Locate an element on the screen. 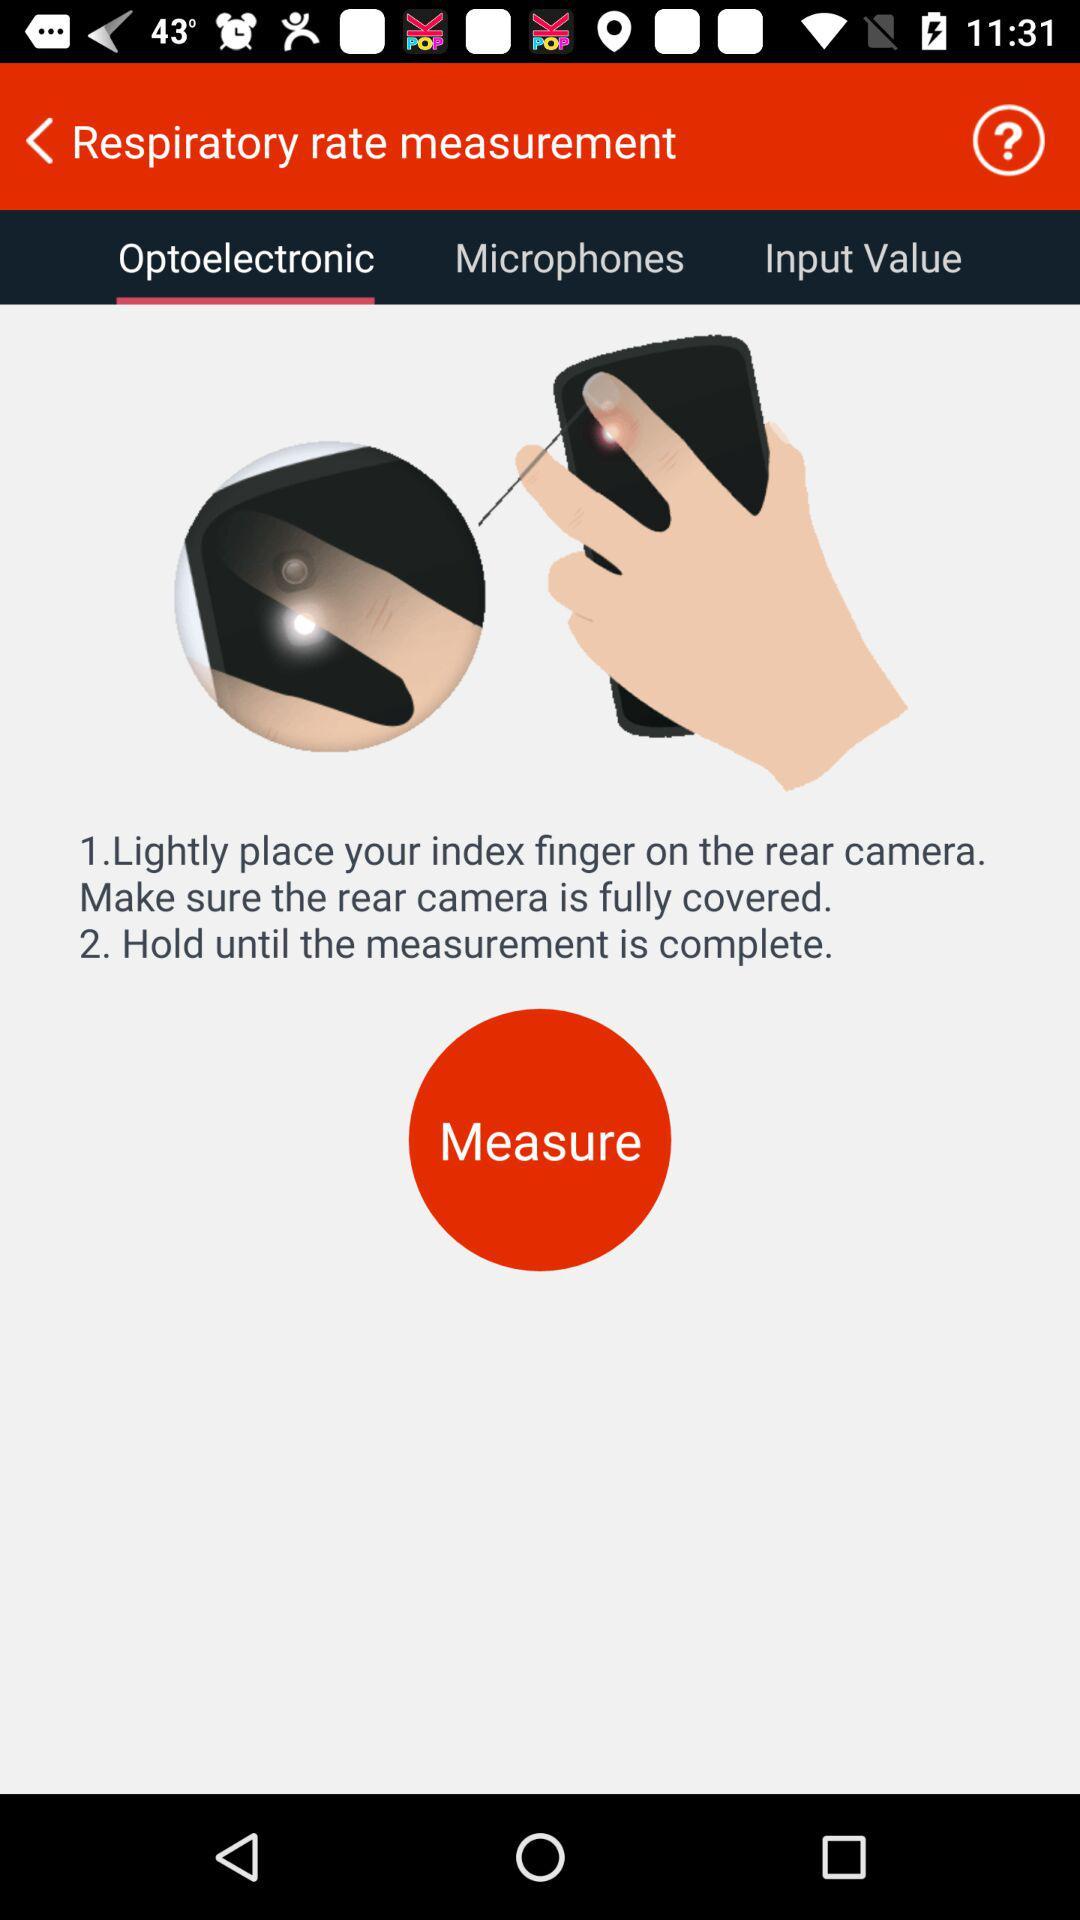 The width and height of the screenshot is (1080, 1920). respiratory rate measurement is located at coordinates (471, 139).